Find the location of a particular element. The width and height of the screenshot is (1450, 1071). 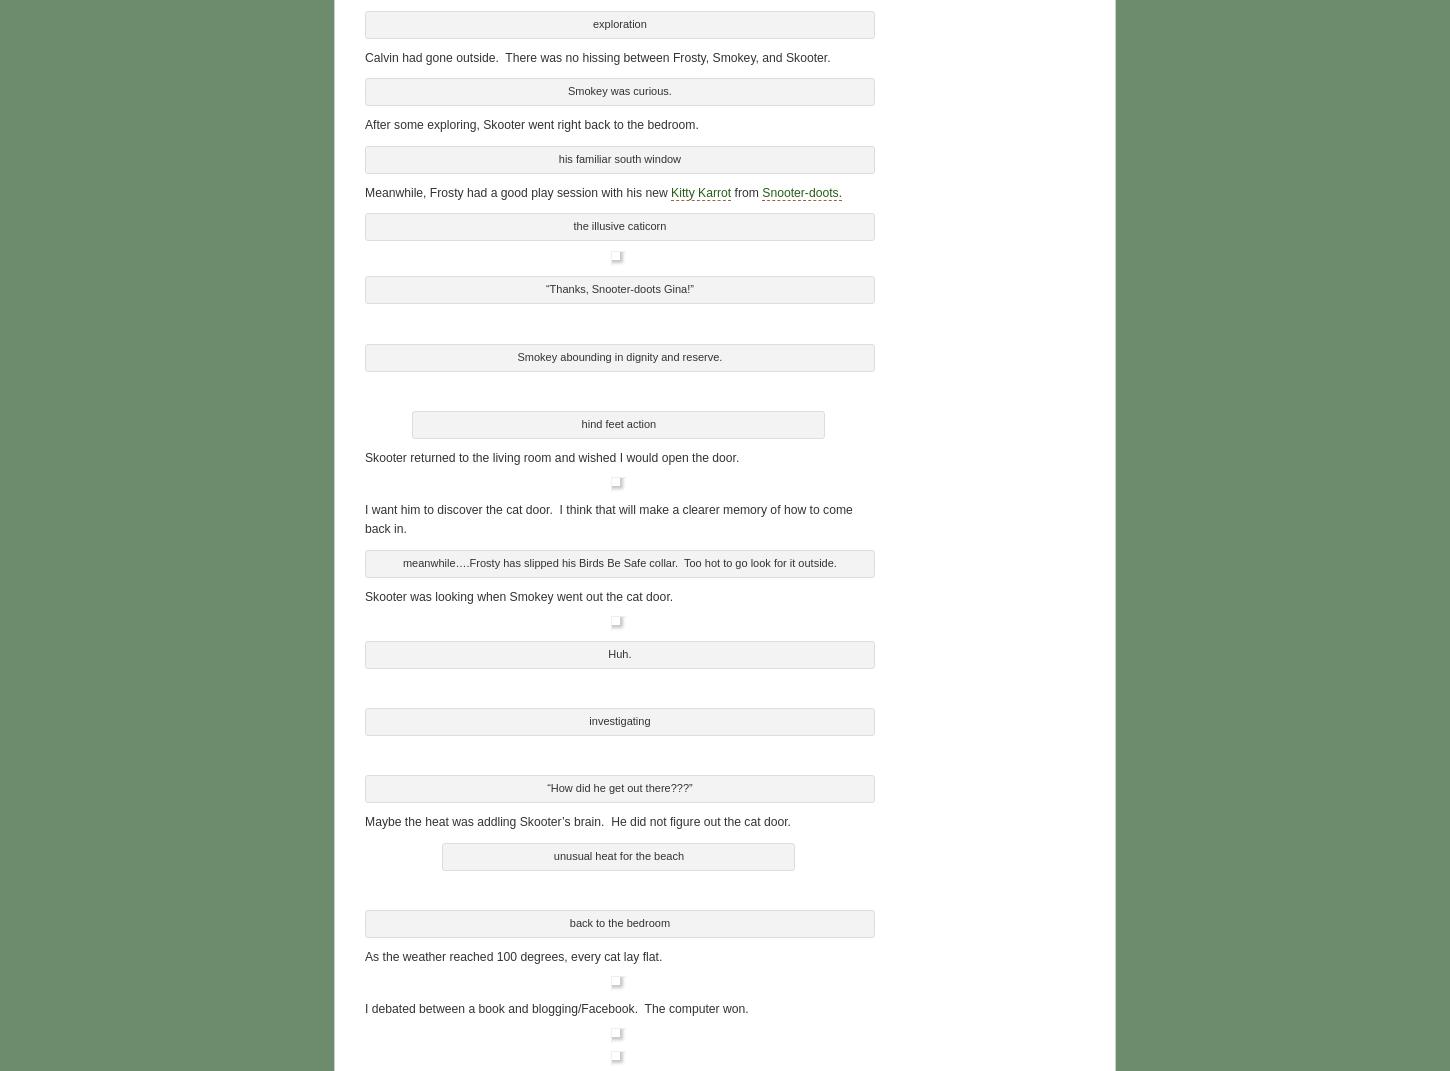

'Snooter-doots.' is located at coordinates (761, 188).